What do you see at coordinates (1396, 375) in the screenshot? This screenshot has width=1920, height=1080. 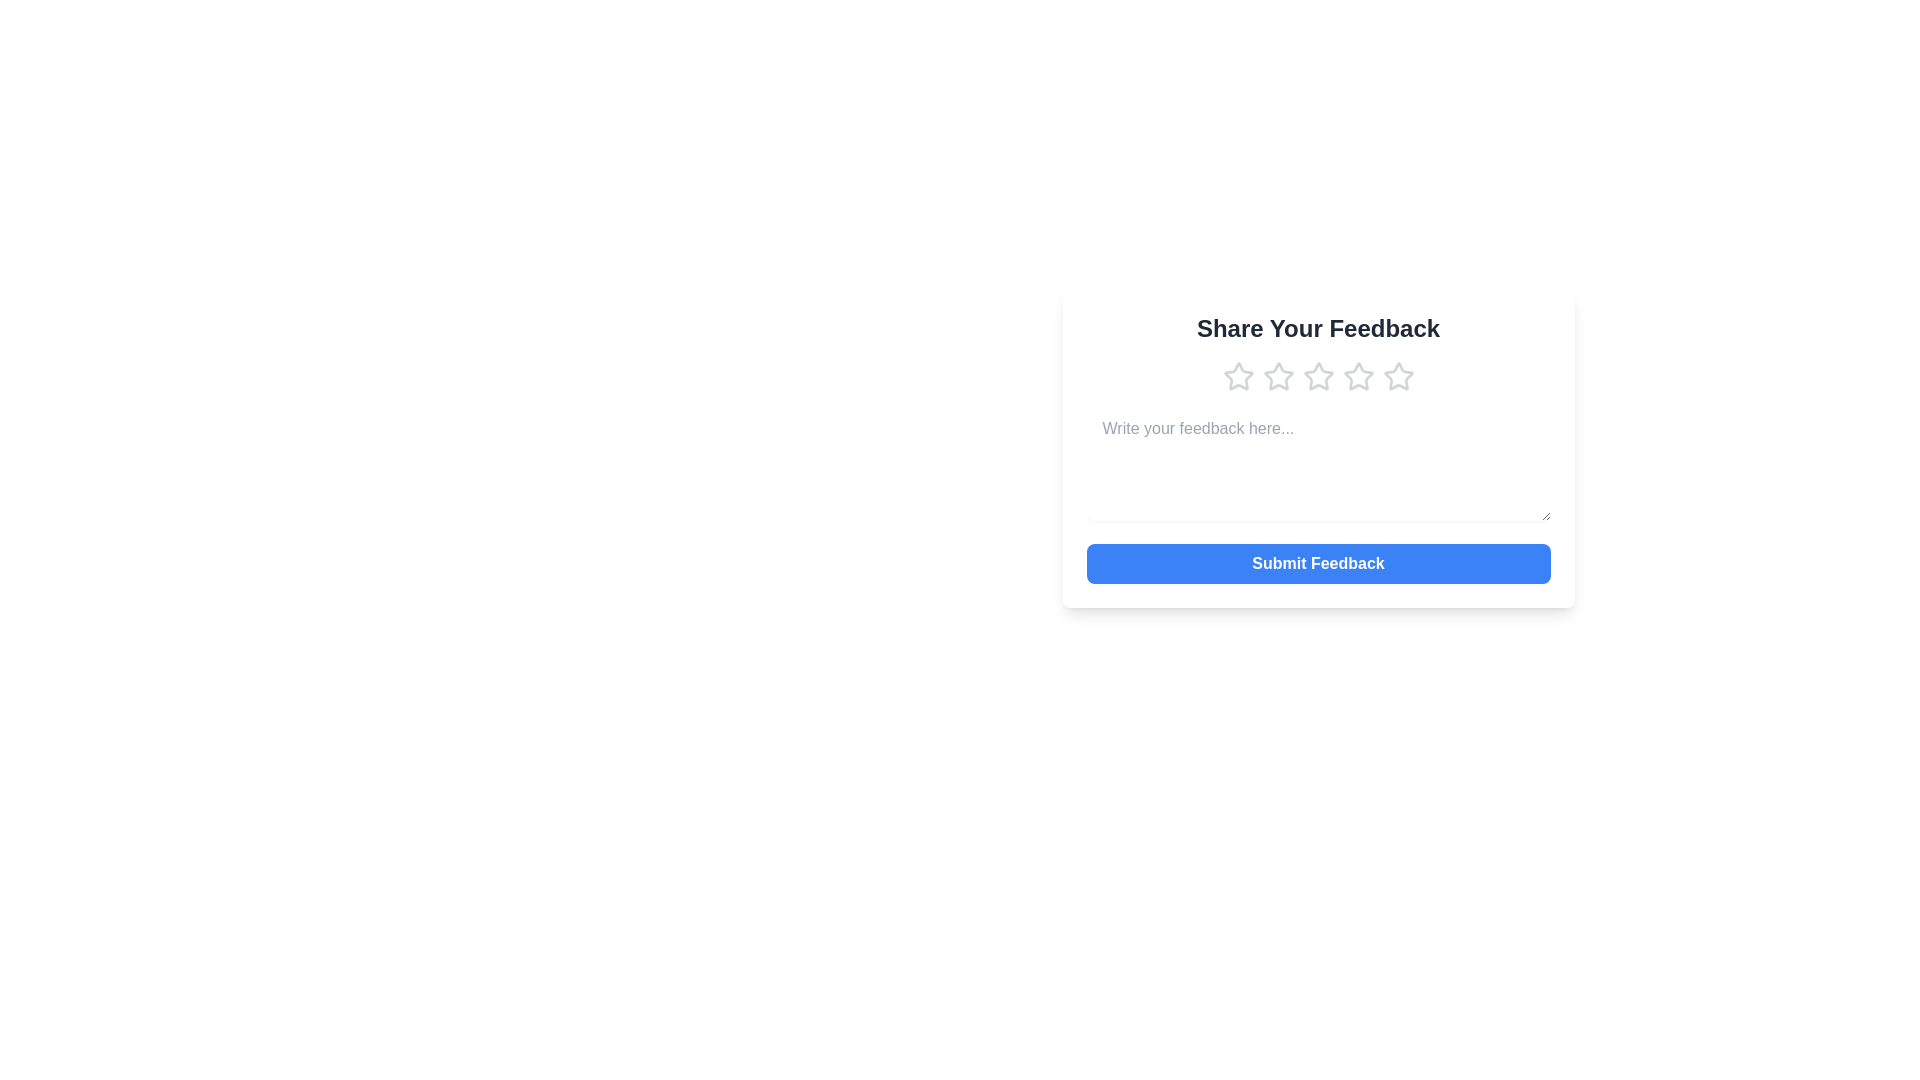 I see `the fifth star icon in the rating component, which is outlined in gray and located at the far right of the row of stars` at bounding box center [1396, 375].